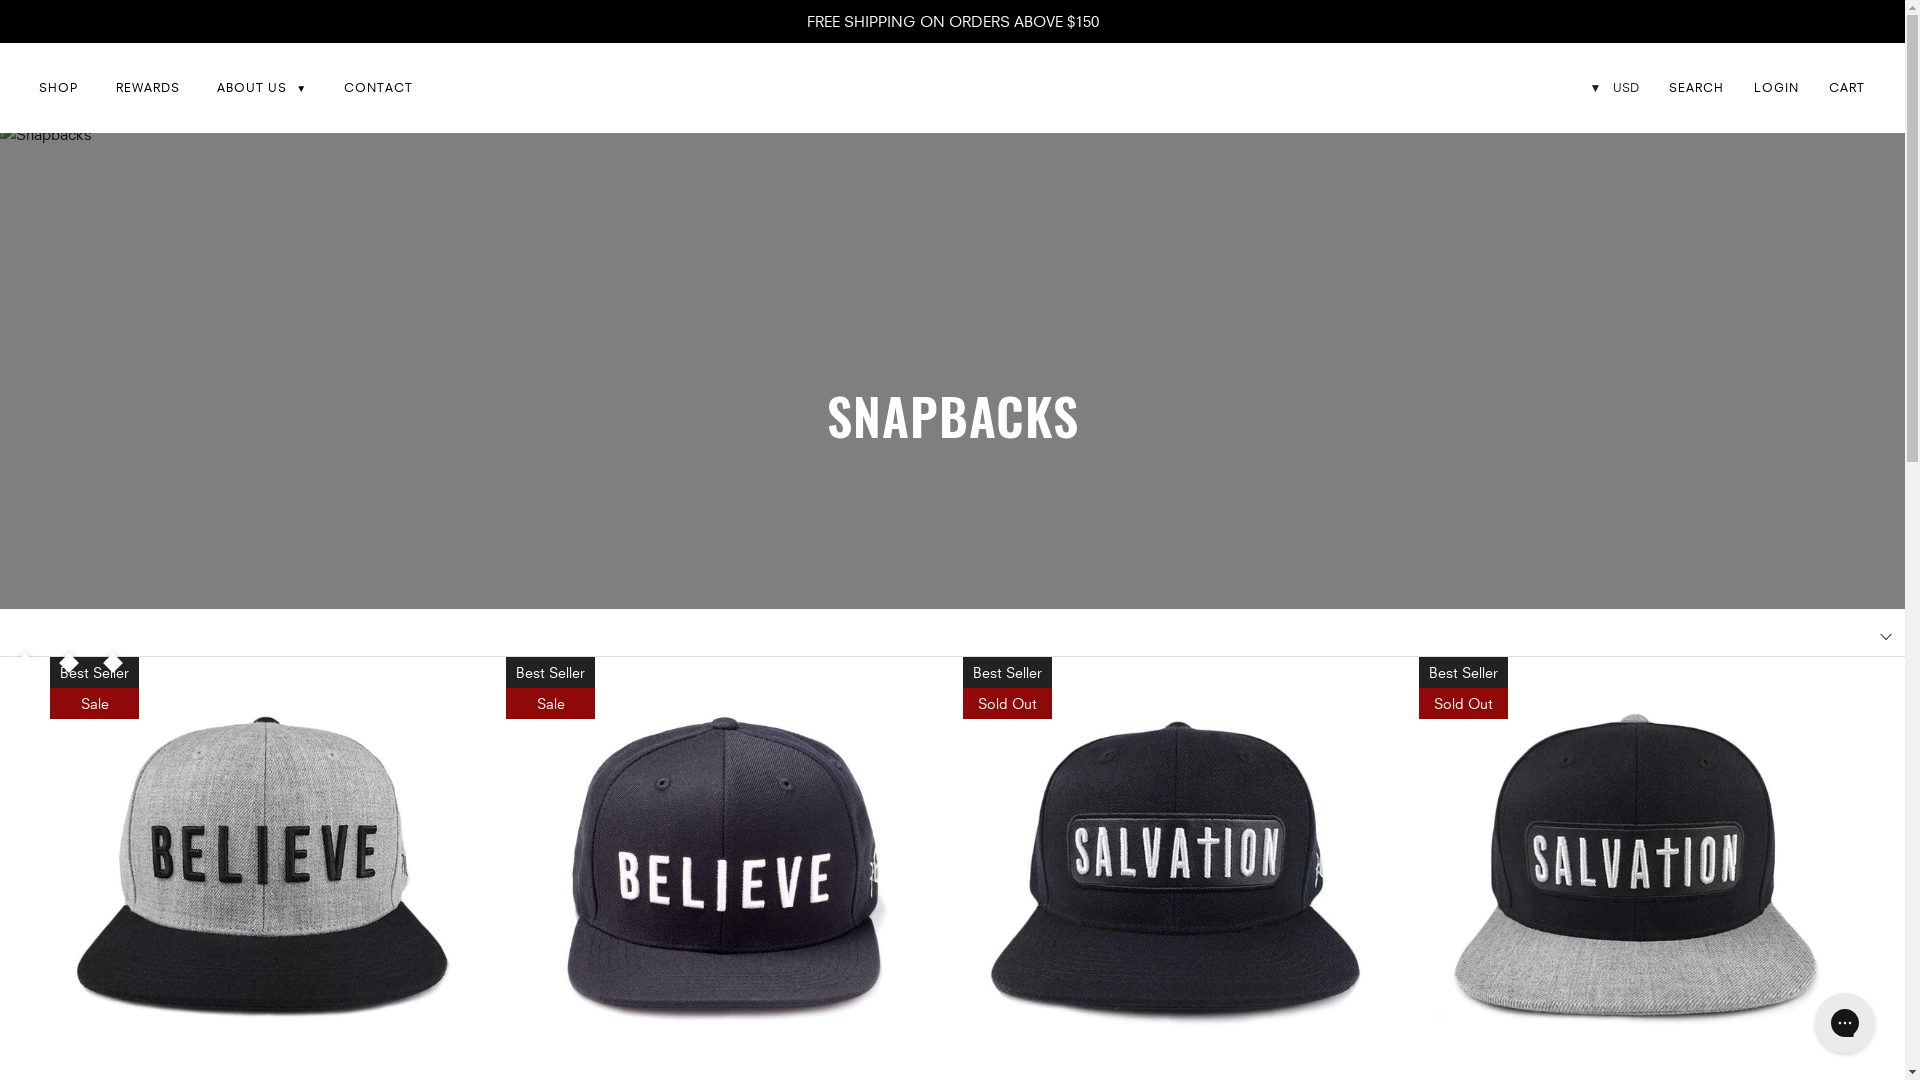  Describe the element at coordinates (1695, 86) in the screenshot. I see `'SEARCH'` at that location.